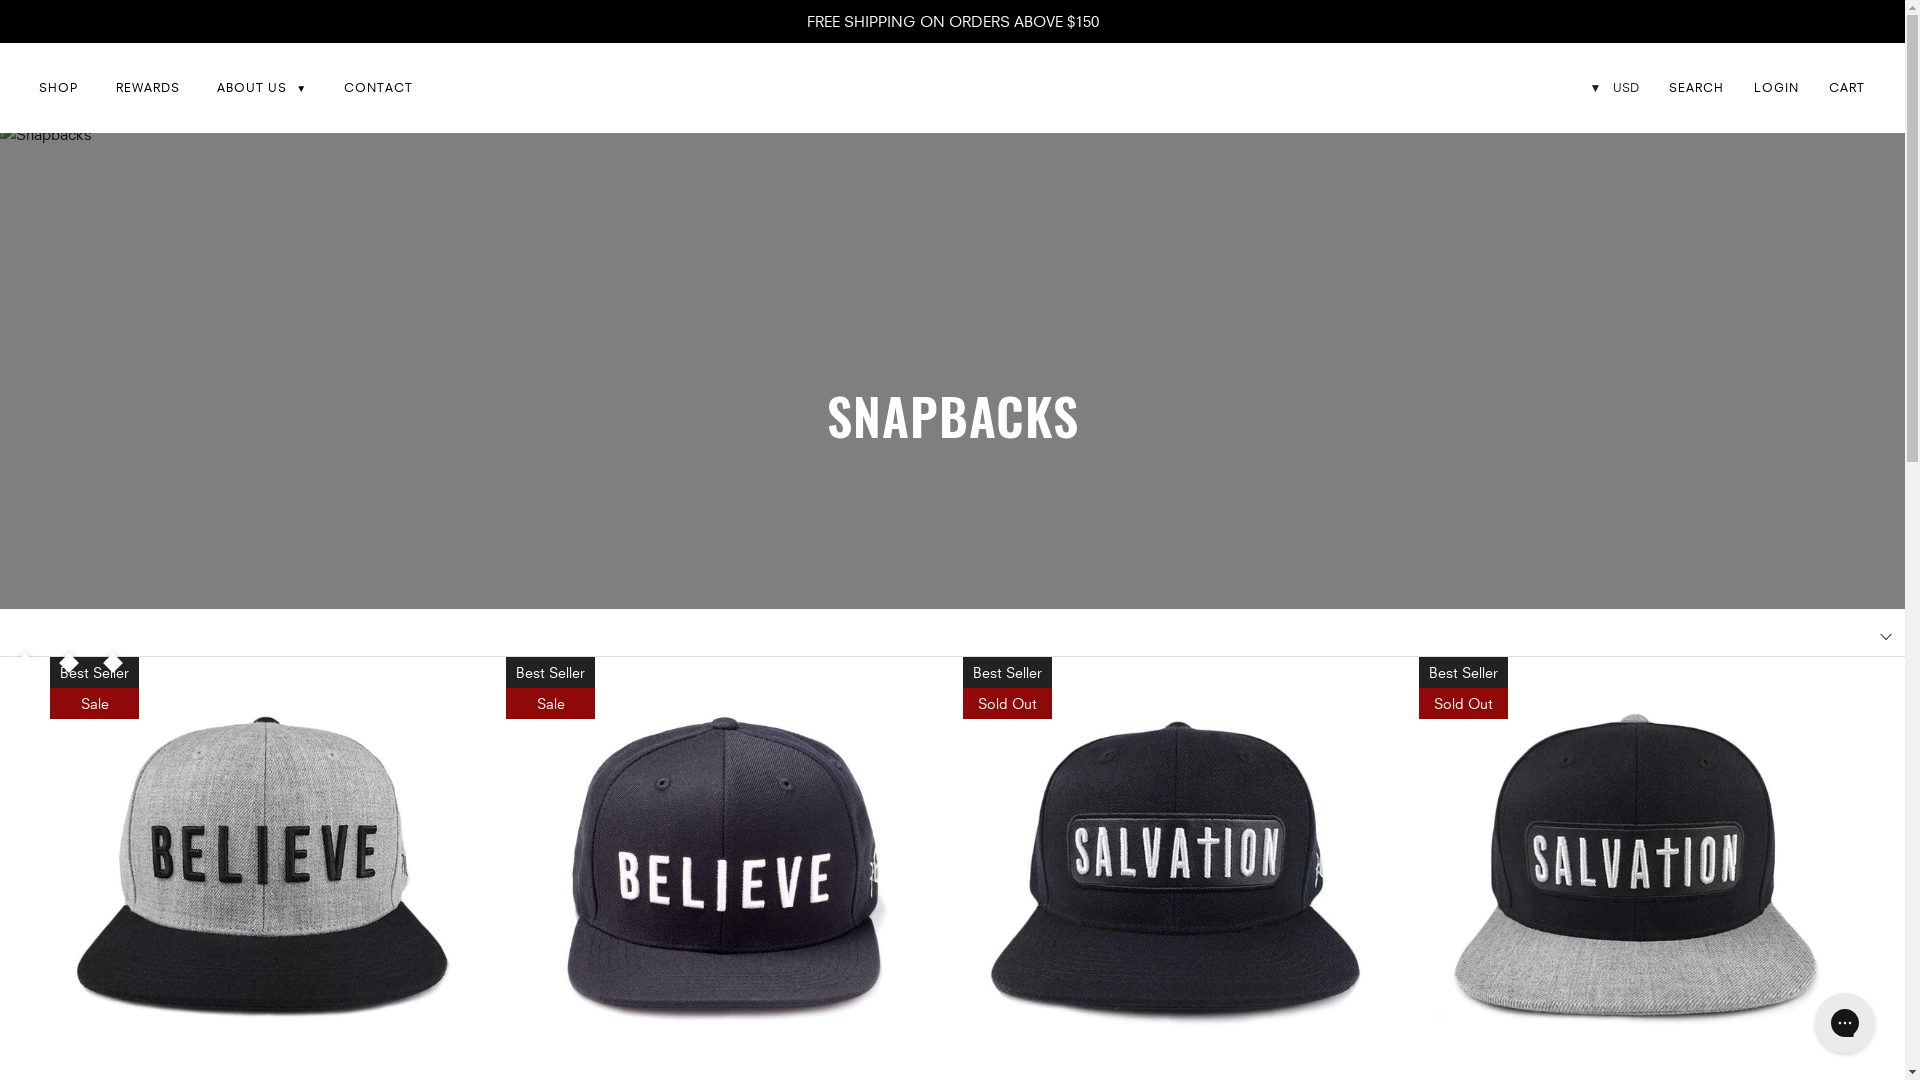  Describe the element at coordinates (1695, 86) in the screenshot. I see `'SEARCH'` at that location.